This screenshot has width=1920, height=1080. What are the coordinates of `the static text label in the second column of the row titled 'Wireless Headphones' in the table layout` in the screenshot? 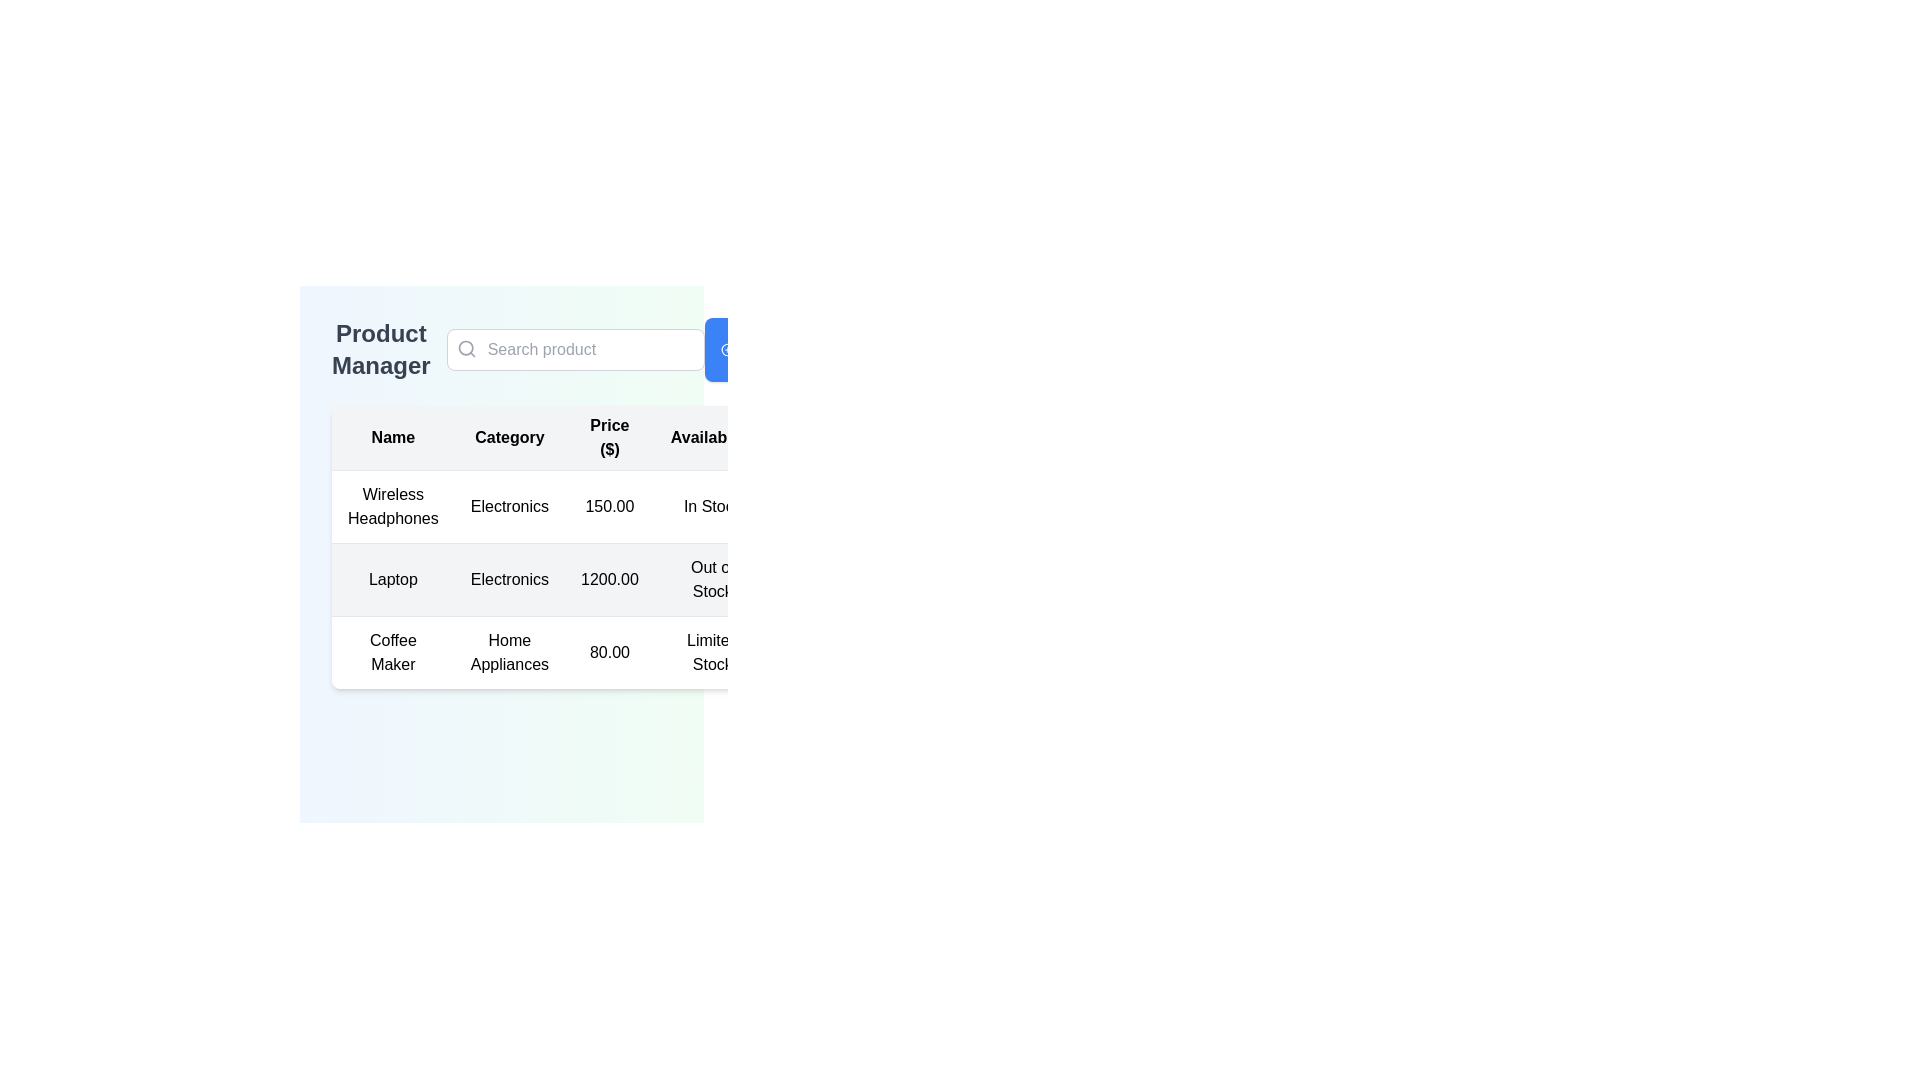 It's located at (509, 505).